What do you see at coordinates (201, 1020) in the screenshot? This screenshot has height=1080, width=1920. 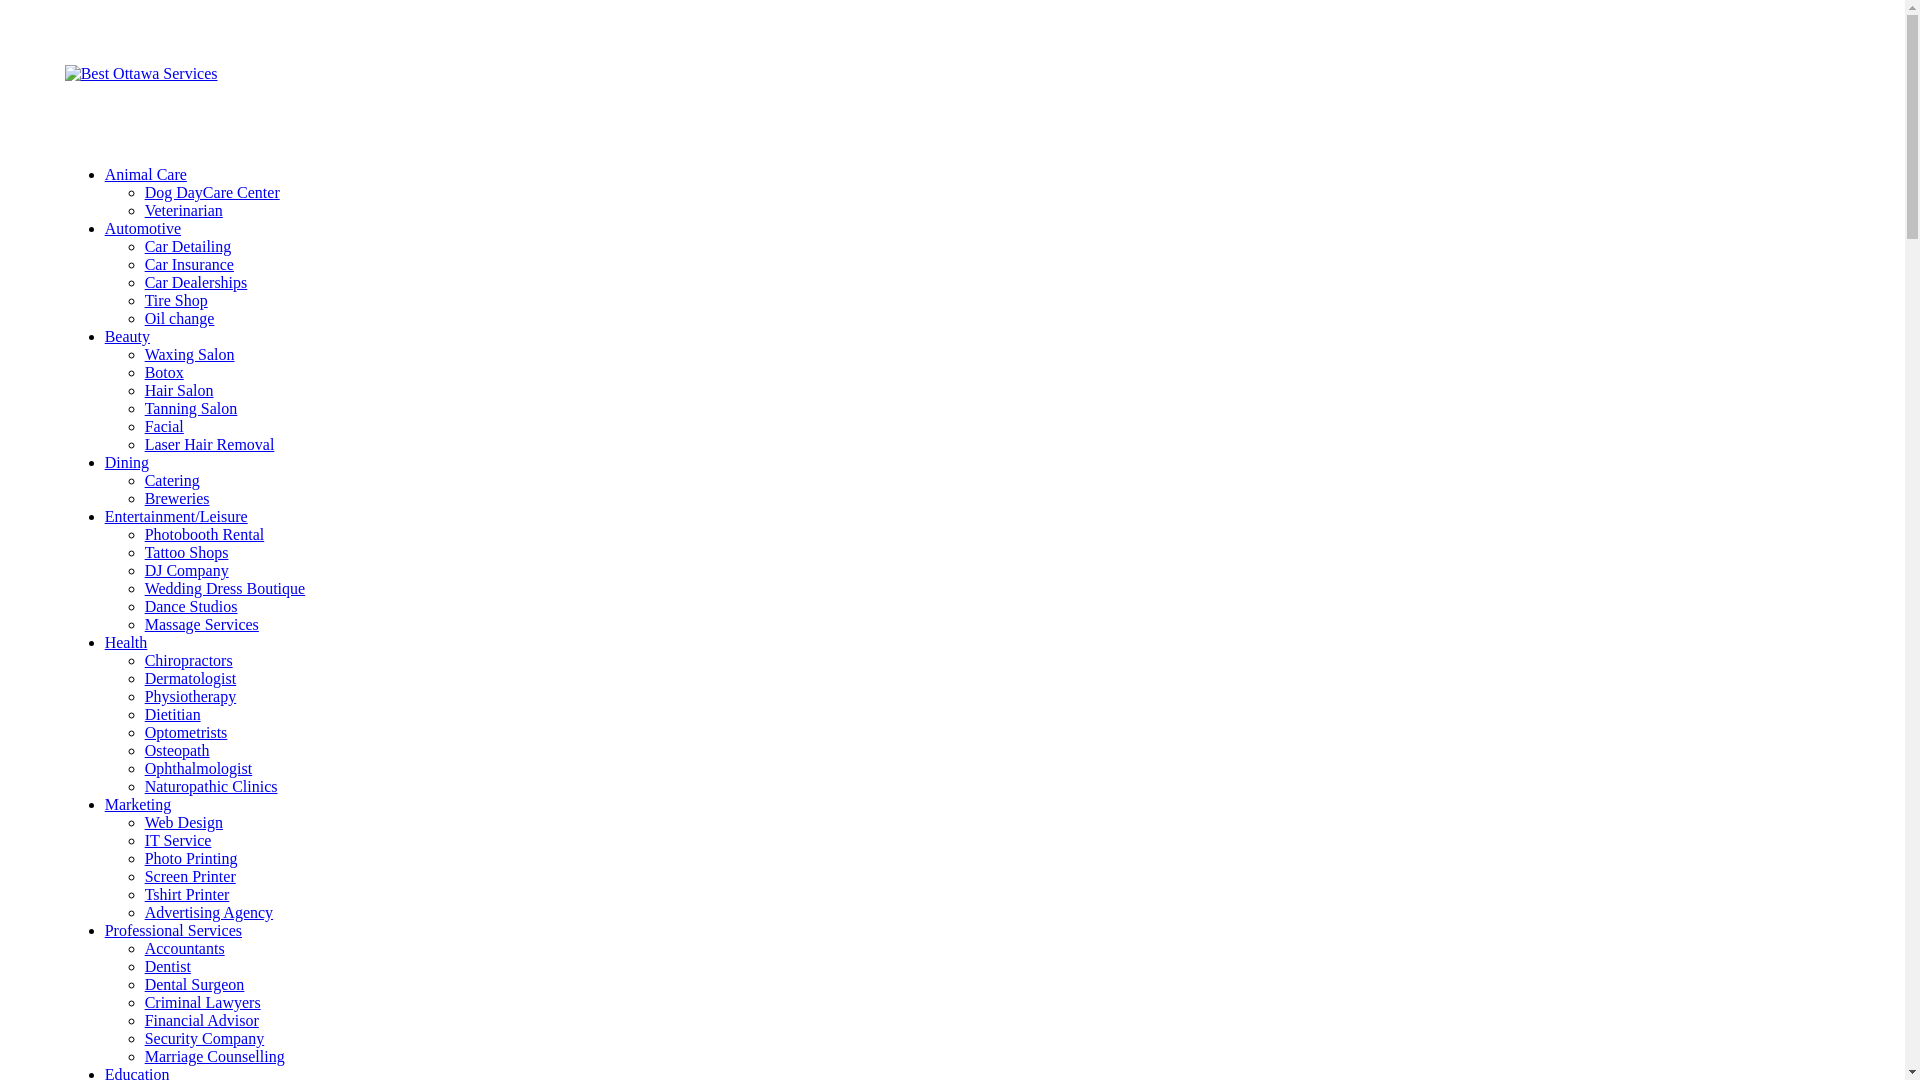 I see `'Financial Advisor'` at bounding box center [201, 1020].